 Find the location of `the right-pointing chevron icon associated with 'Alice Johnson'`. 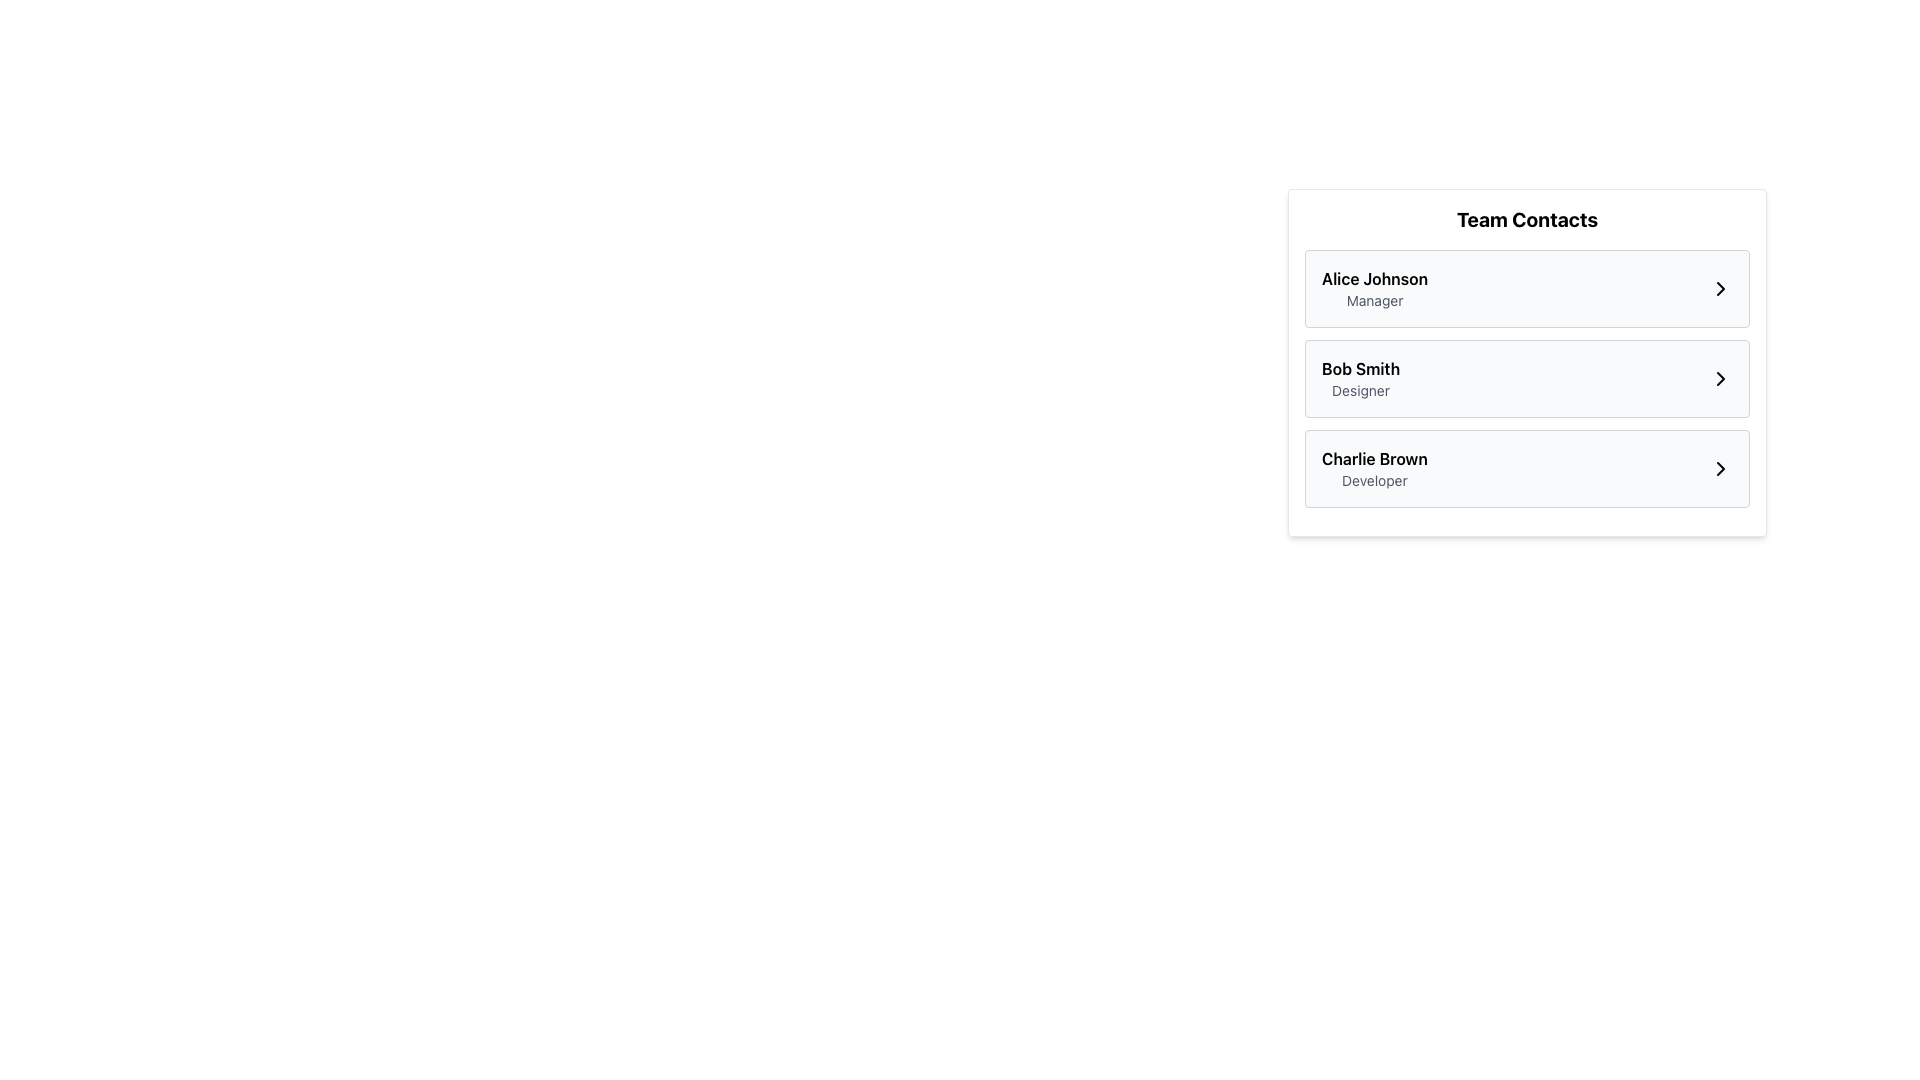

the right-pointing chevron icon associated with 'Alice Johnson' is located at coordinates (1720, 289).